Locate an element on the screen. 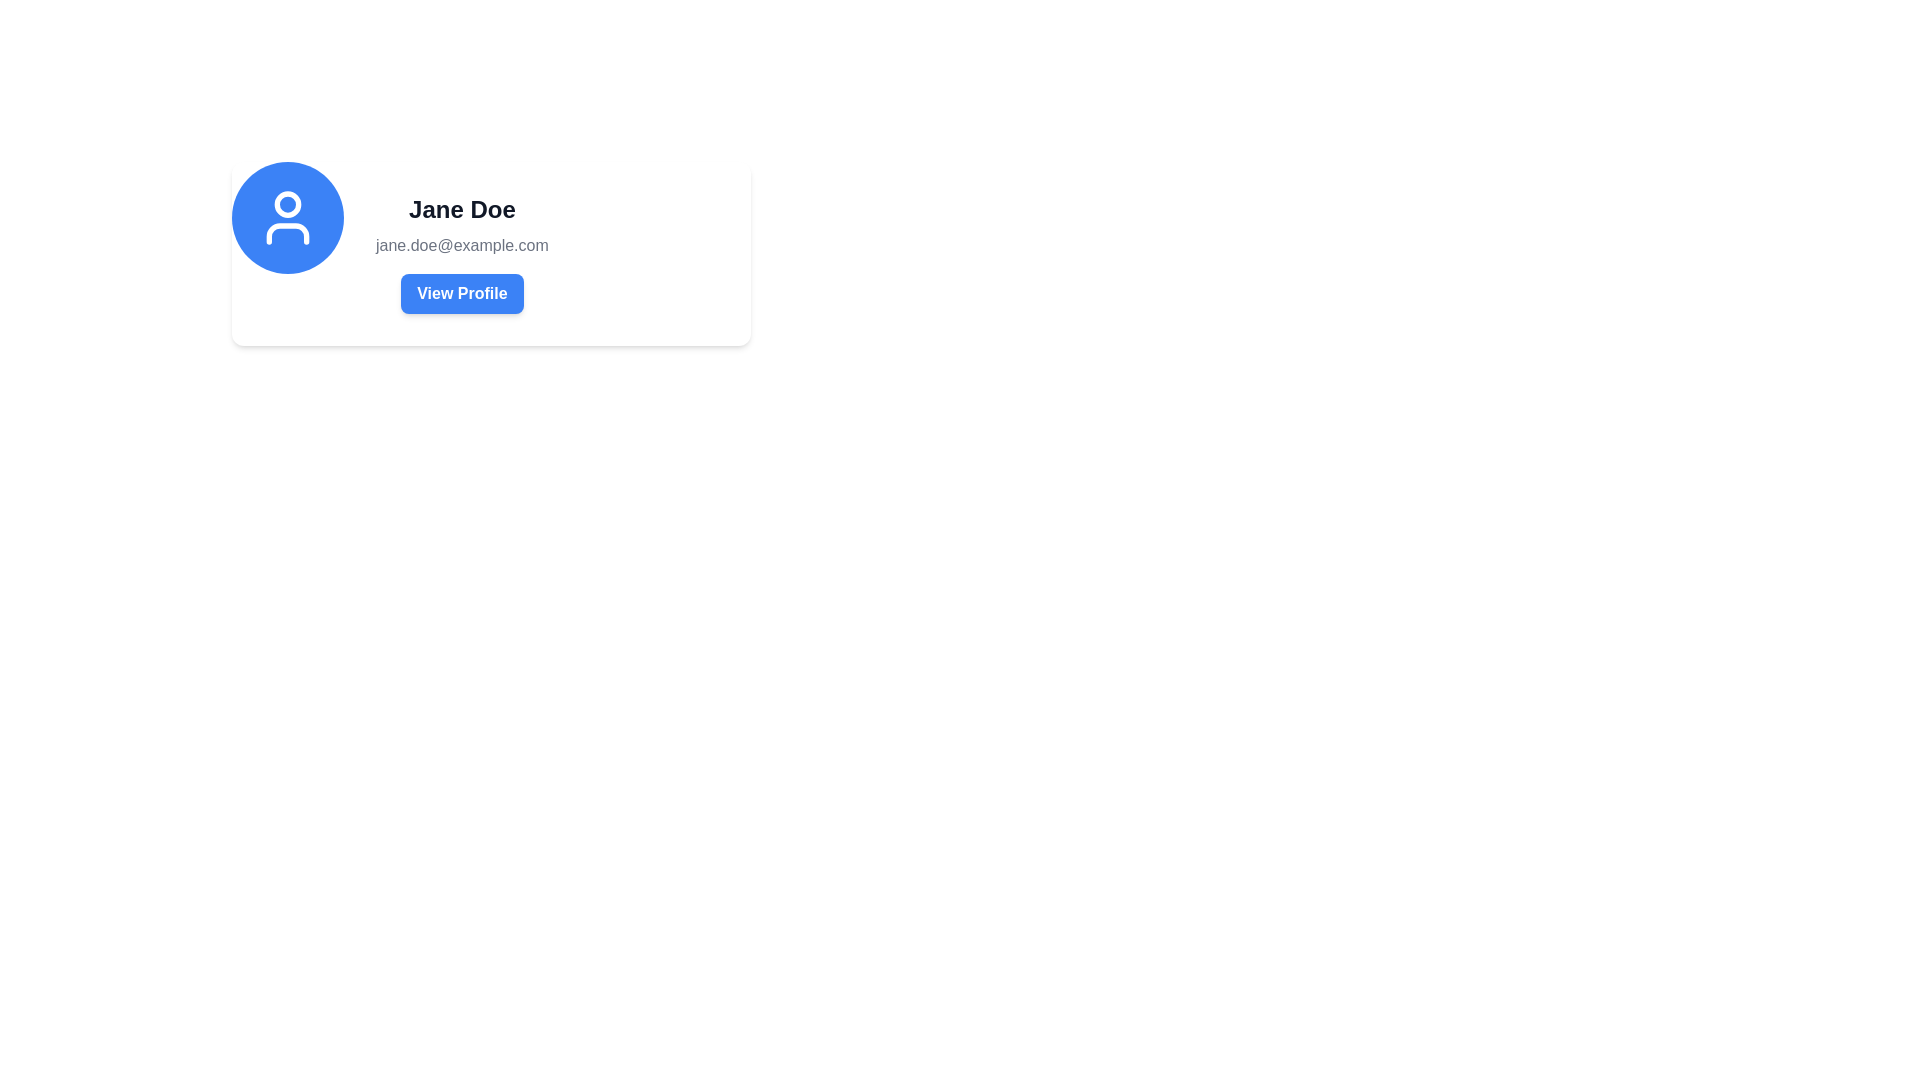  the curved, rounded line segment of the user avatar graphic located at the top-left of the interface, which is part of an SVG graphic with a white color against a blue circular background is located at coordinates (287, 233).